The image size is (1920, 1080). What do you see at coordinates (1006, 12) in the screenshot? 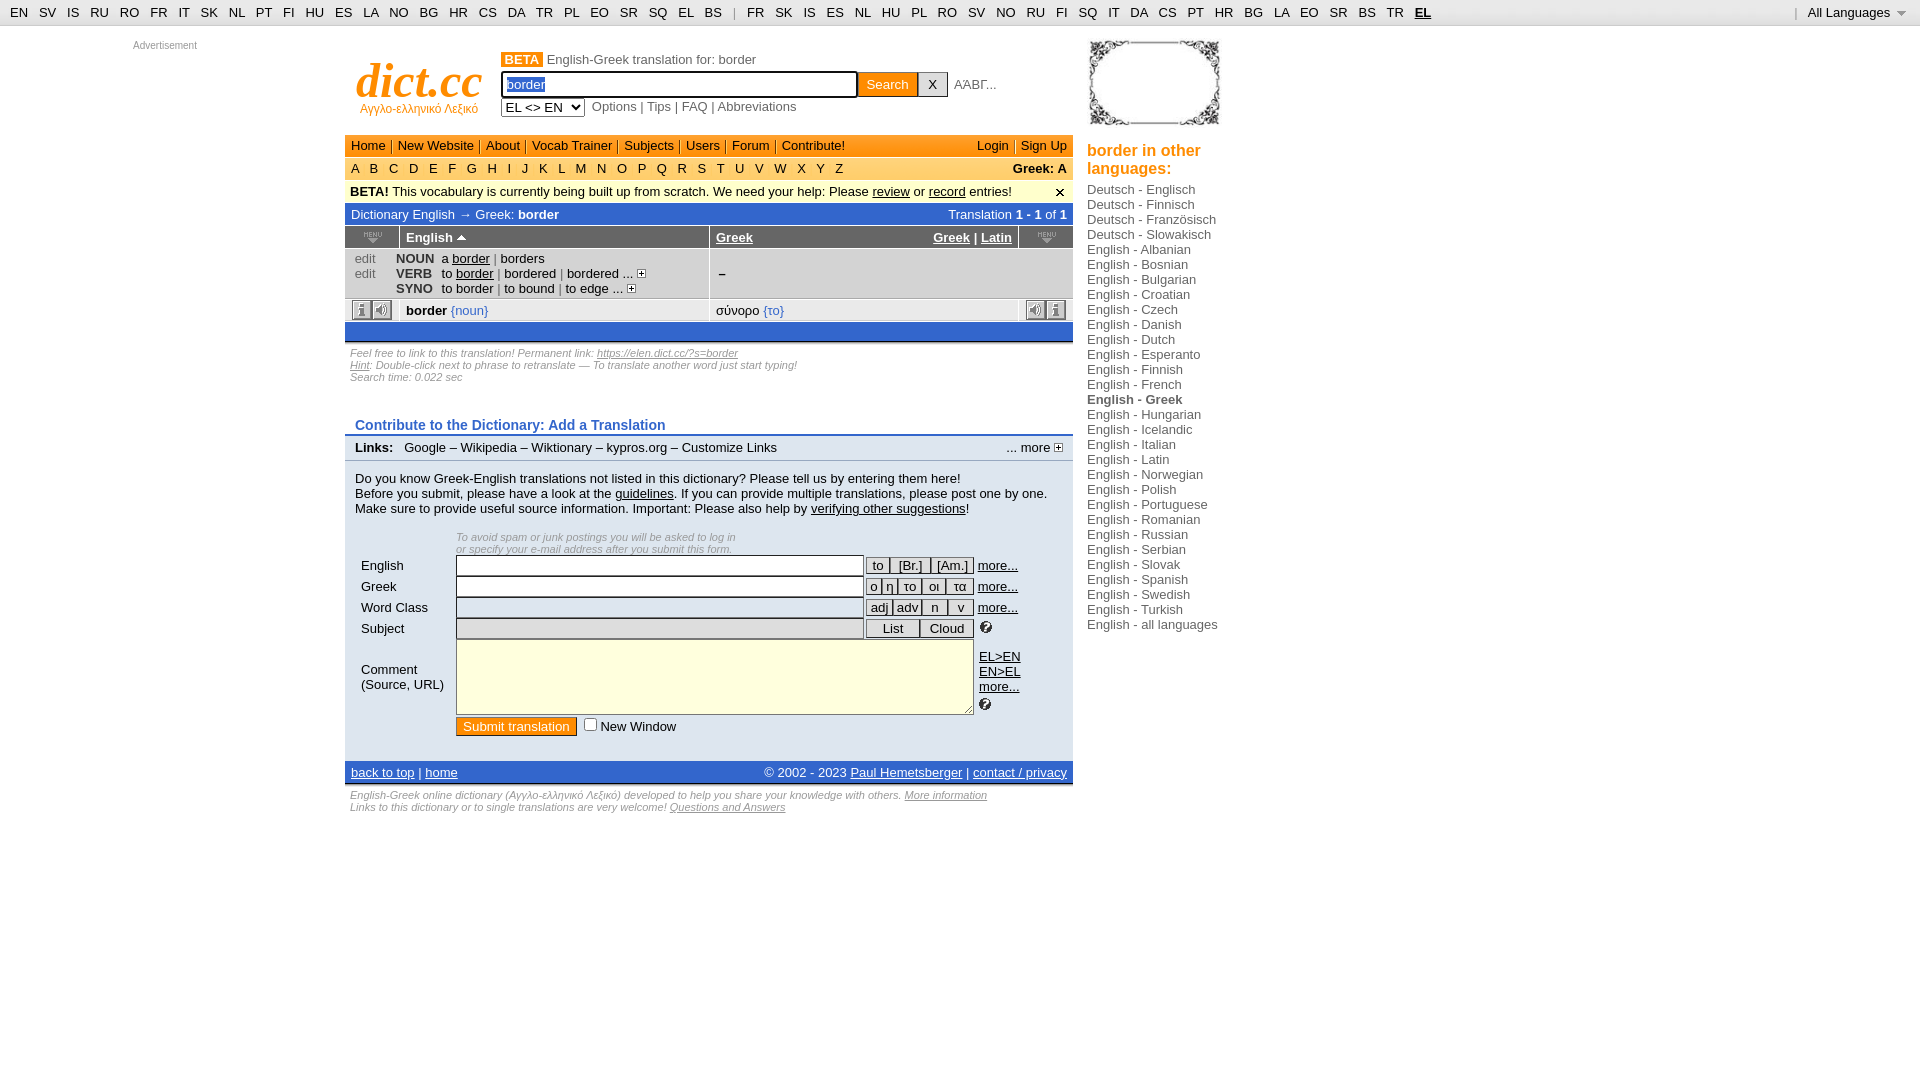
I see `'NO'` at bounding box center [1006, 12].